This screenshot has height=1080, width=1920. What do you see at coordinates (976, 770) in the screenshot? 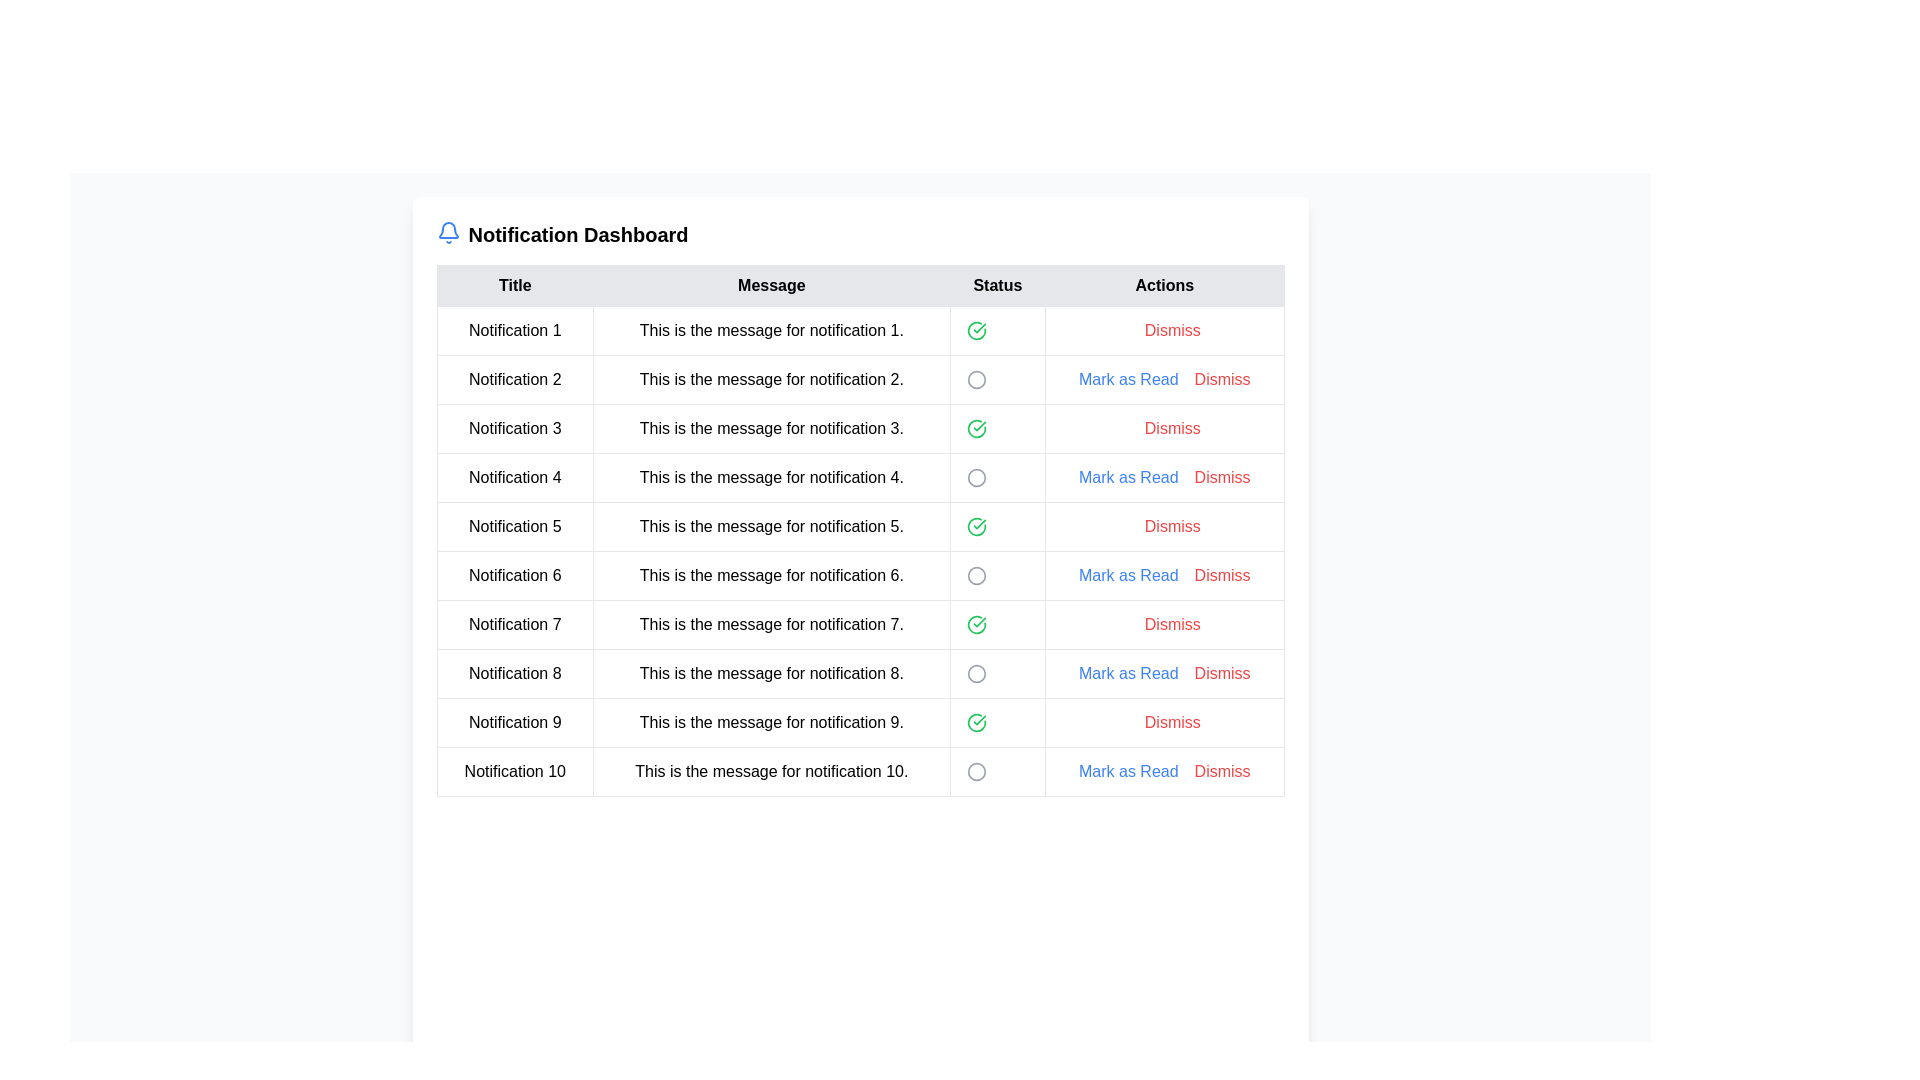
I see `the interactive icon in the 'Status' cell for the 'Notification 10' row to change its state from unread to read` at bounding box center [976, 770].